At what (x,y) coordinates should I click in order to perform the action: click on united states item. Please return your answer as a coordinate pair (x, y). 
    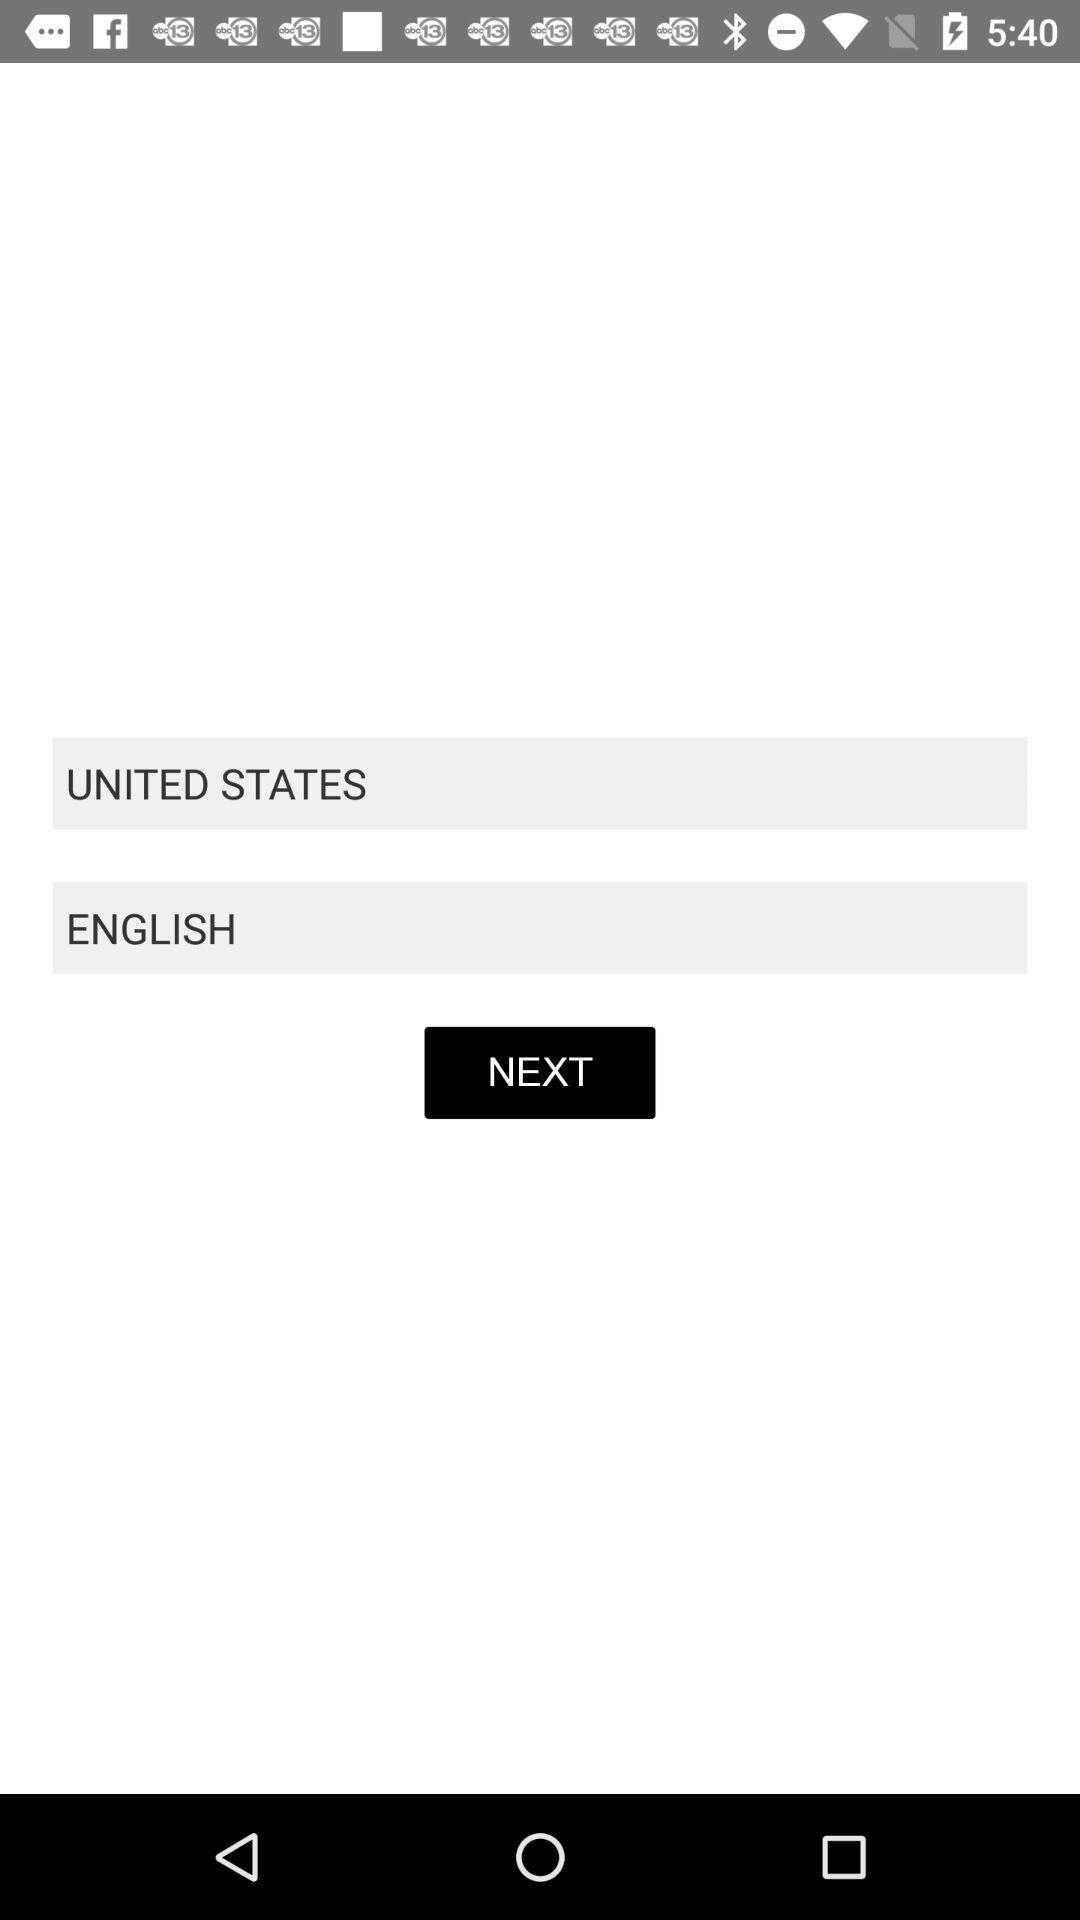
    Looking at the image, I should click on (540, 782).